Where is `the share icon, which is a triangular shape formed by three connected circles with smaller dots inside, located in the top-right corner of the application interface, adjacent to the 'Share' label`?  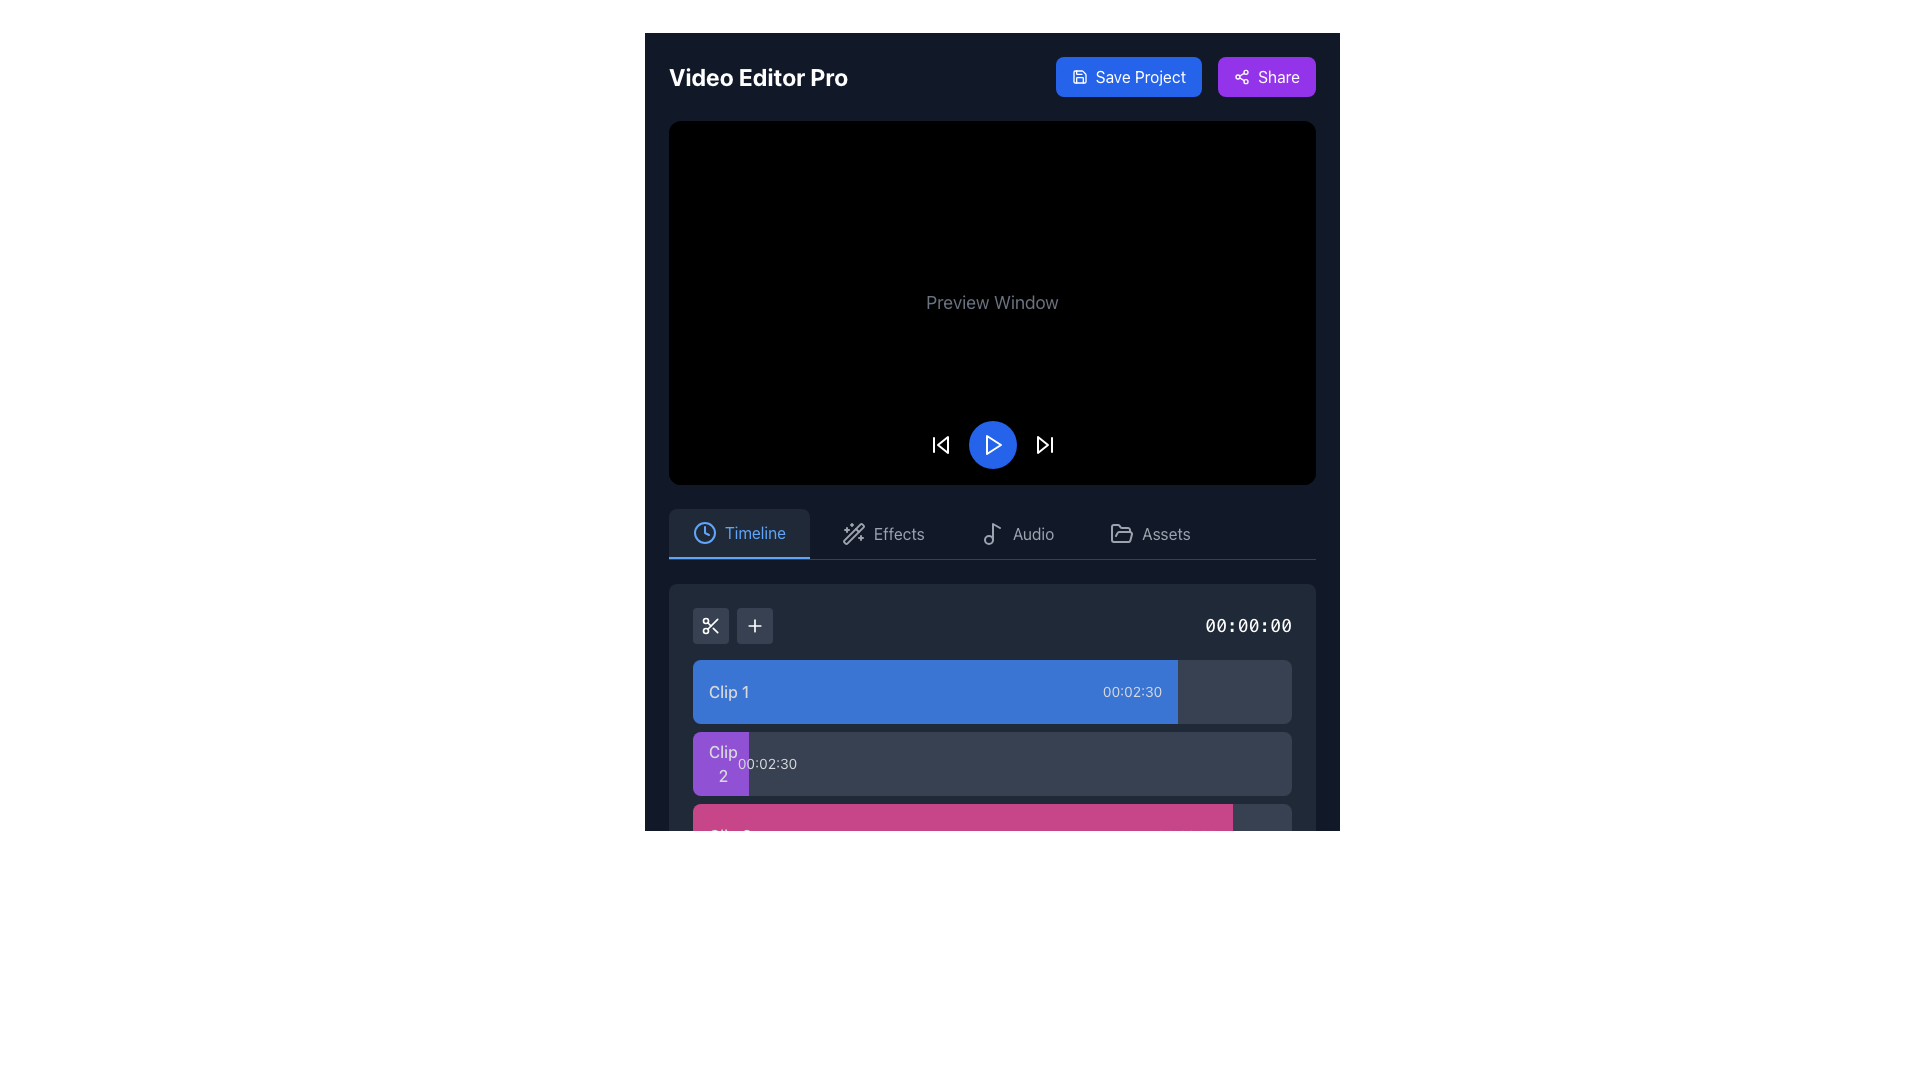
the share icon, which is a triangular shape formed by three connected circles with smaller dots inside, located in the top-right corner of the application interface, adjacent to the 'Share' label is located at coordinates (1241, 76).